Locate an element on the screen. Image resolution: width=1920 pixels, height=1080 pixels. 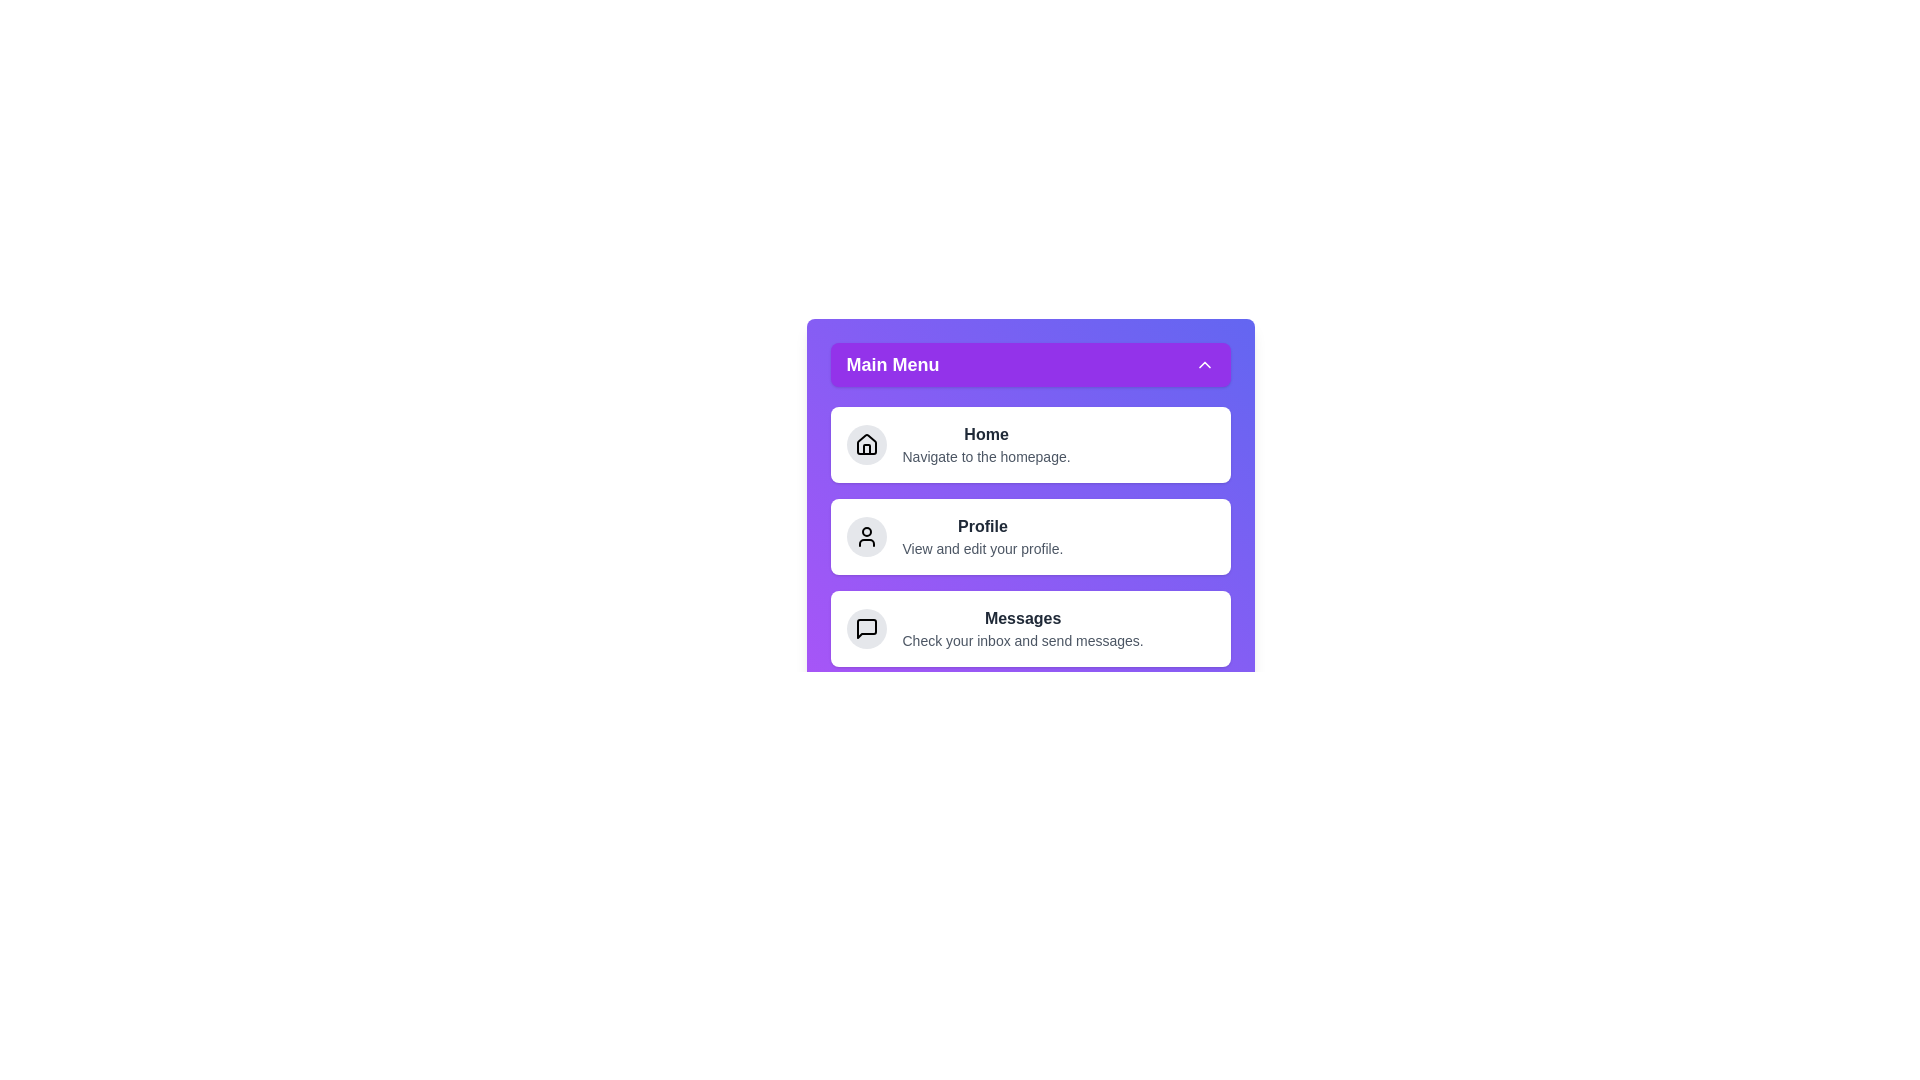
the menu item Home to navigate to its respective section is located at coordinates (1030, 443).